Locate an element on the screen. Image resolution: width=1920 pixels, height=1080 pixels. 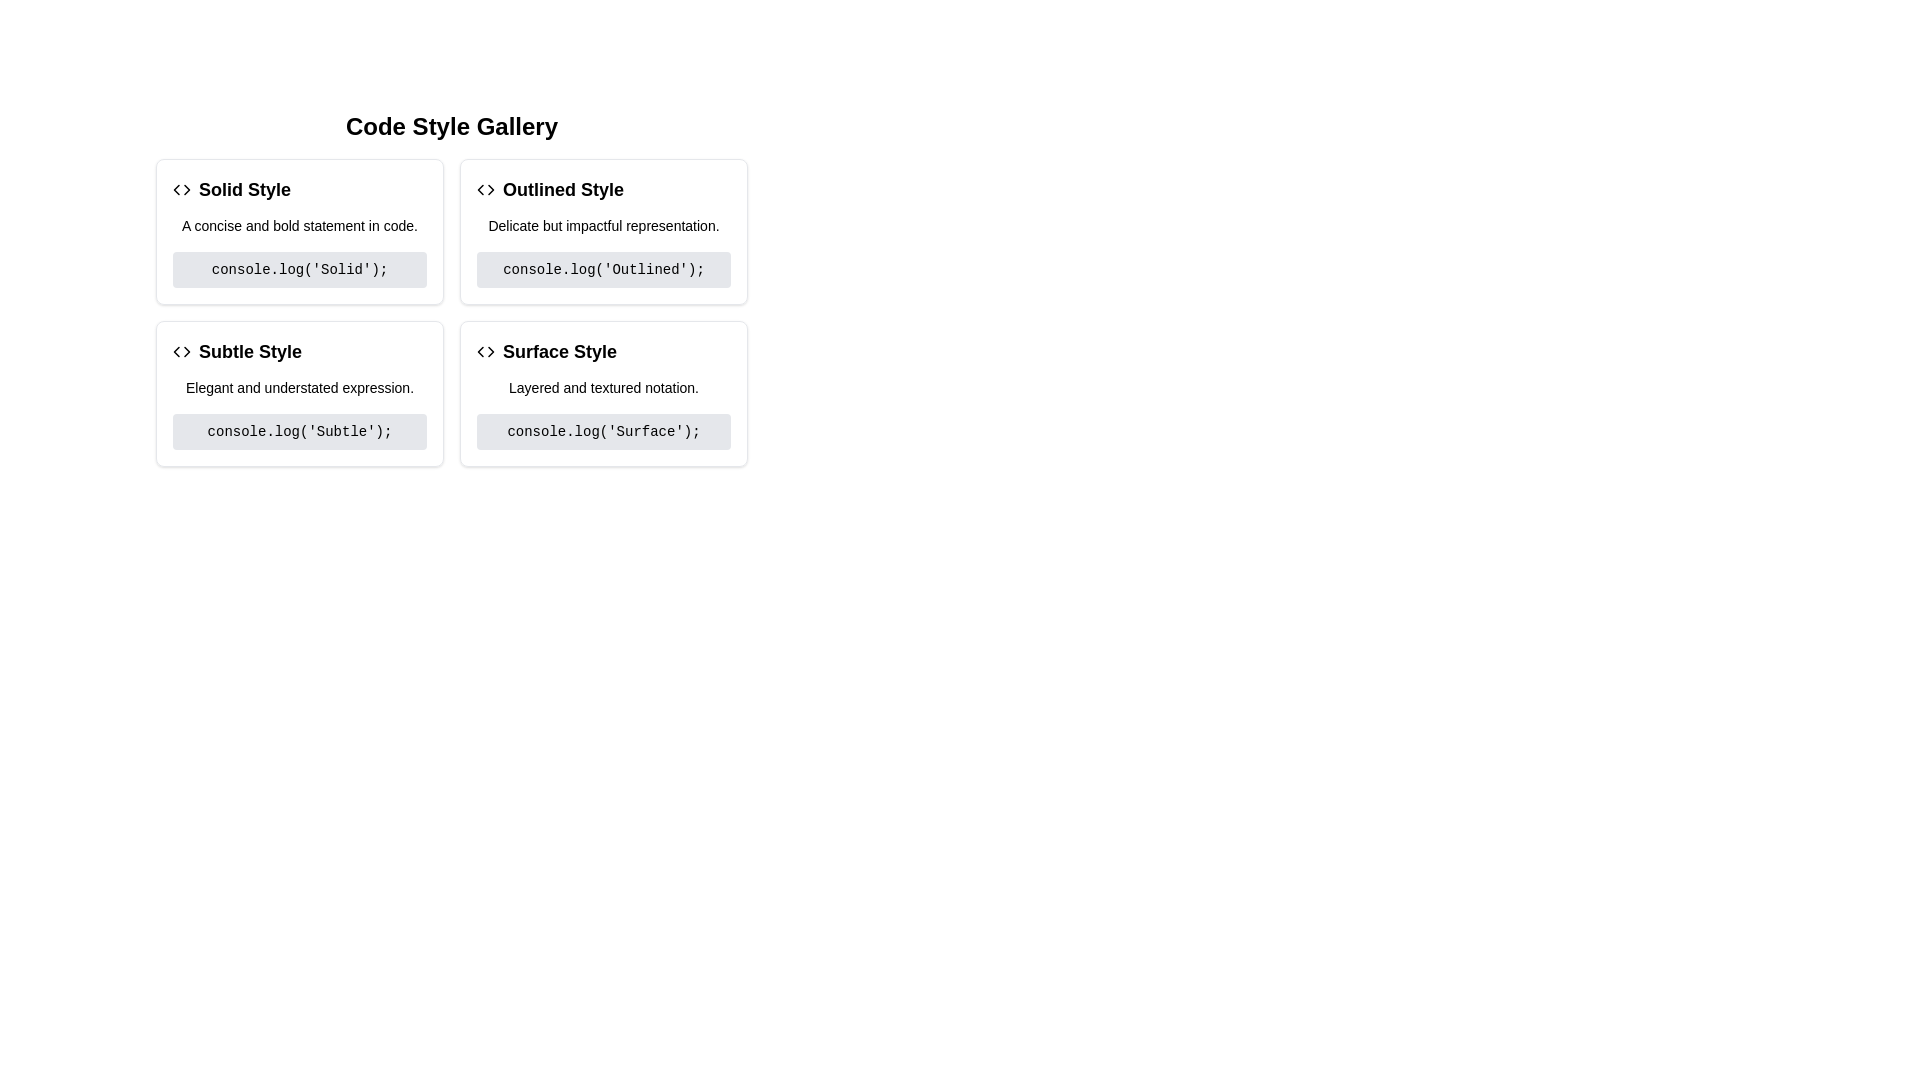
the coding icon in the 'Surface Style' section of the 'Code Style Gallery', located to the left of the 'Surface Style' title text is located at coordinates (485, 350).